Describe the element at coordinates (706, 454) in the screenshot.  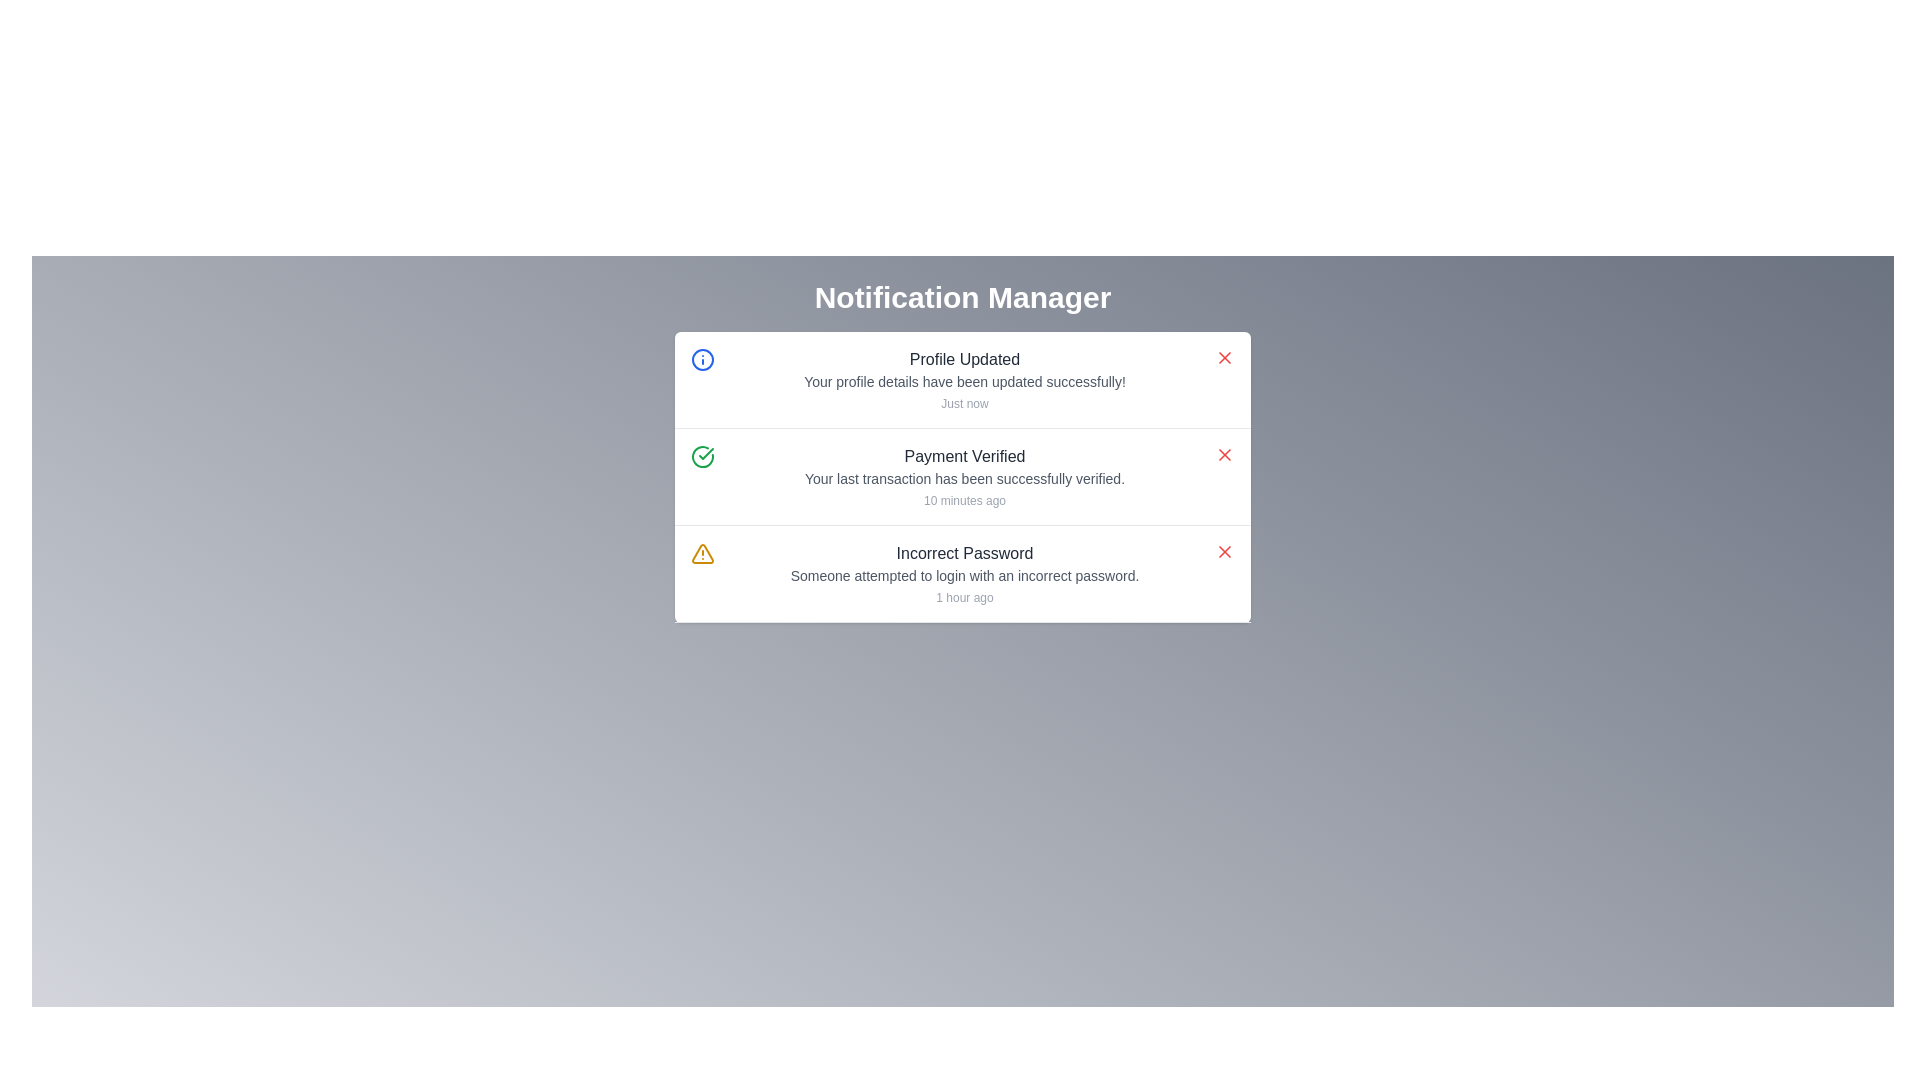
I see `the green checkmark icon indicating 'Payment Verified' in the notification panel` at that location.